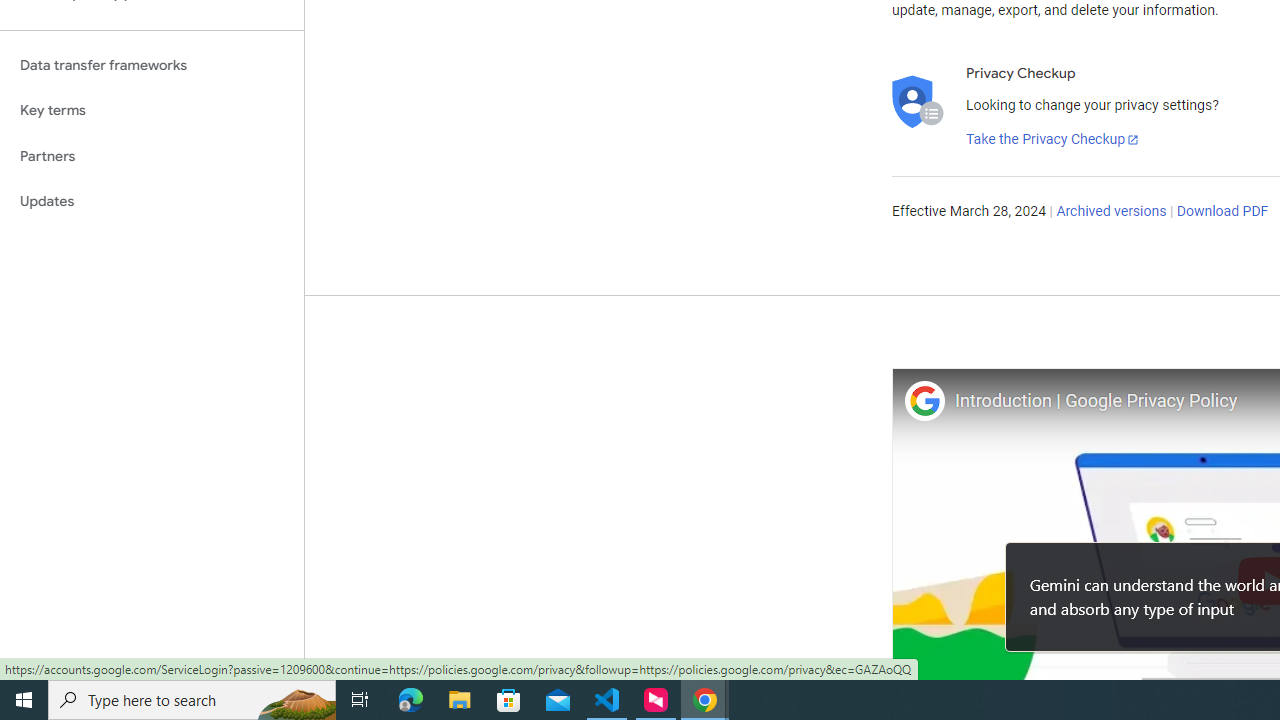 Image resolution: width=1280 pixels, height=720 pixels. I want to click on 'Archived versions', so click(1110, 212).